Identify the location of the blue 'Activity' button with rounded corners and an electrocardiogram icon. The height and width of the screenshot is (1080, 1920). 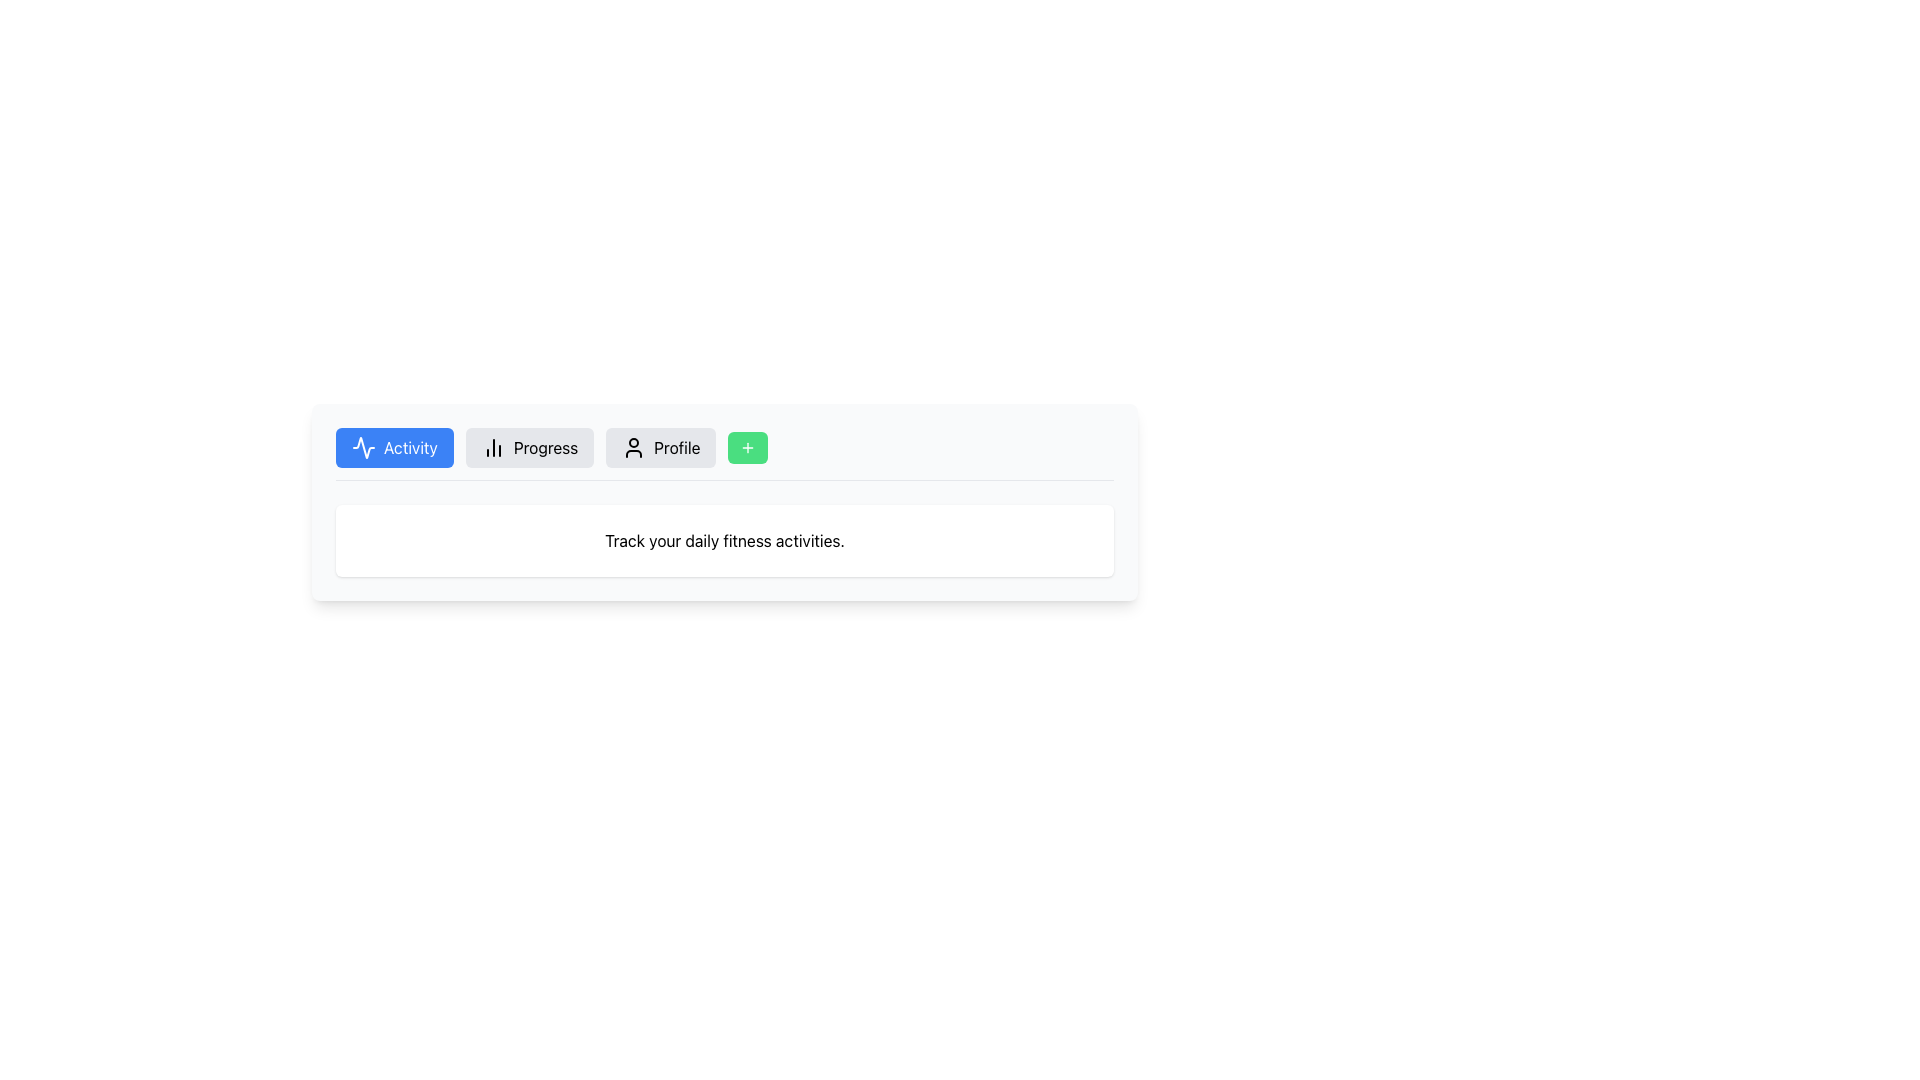
(394, 446).